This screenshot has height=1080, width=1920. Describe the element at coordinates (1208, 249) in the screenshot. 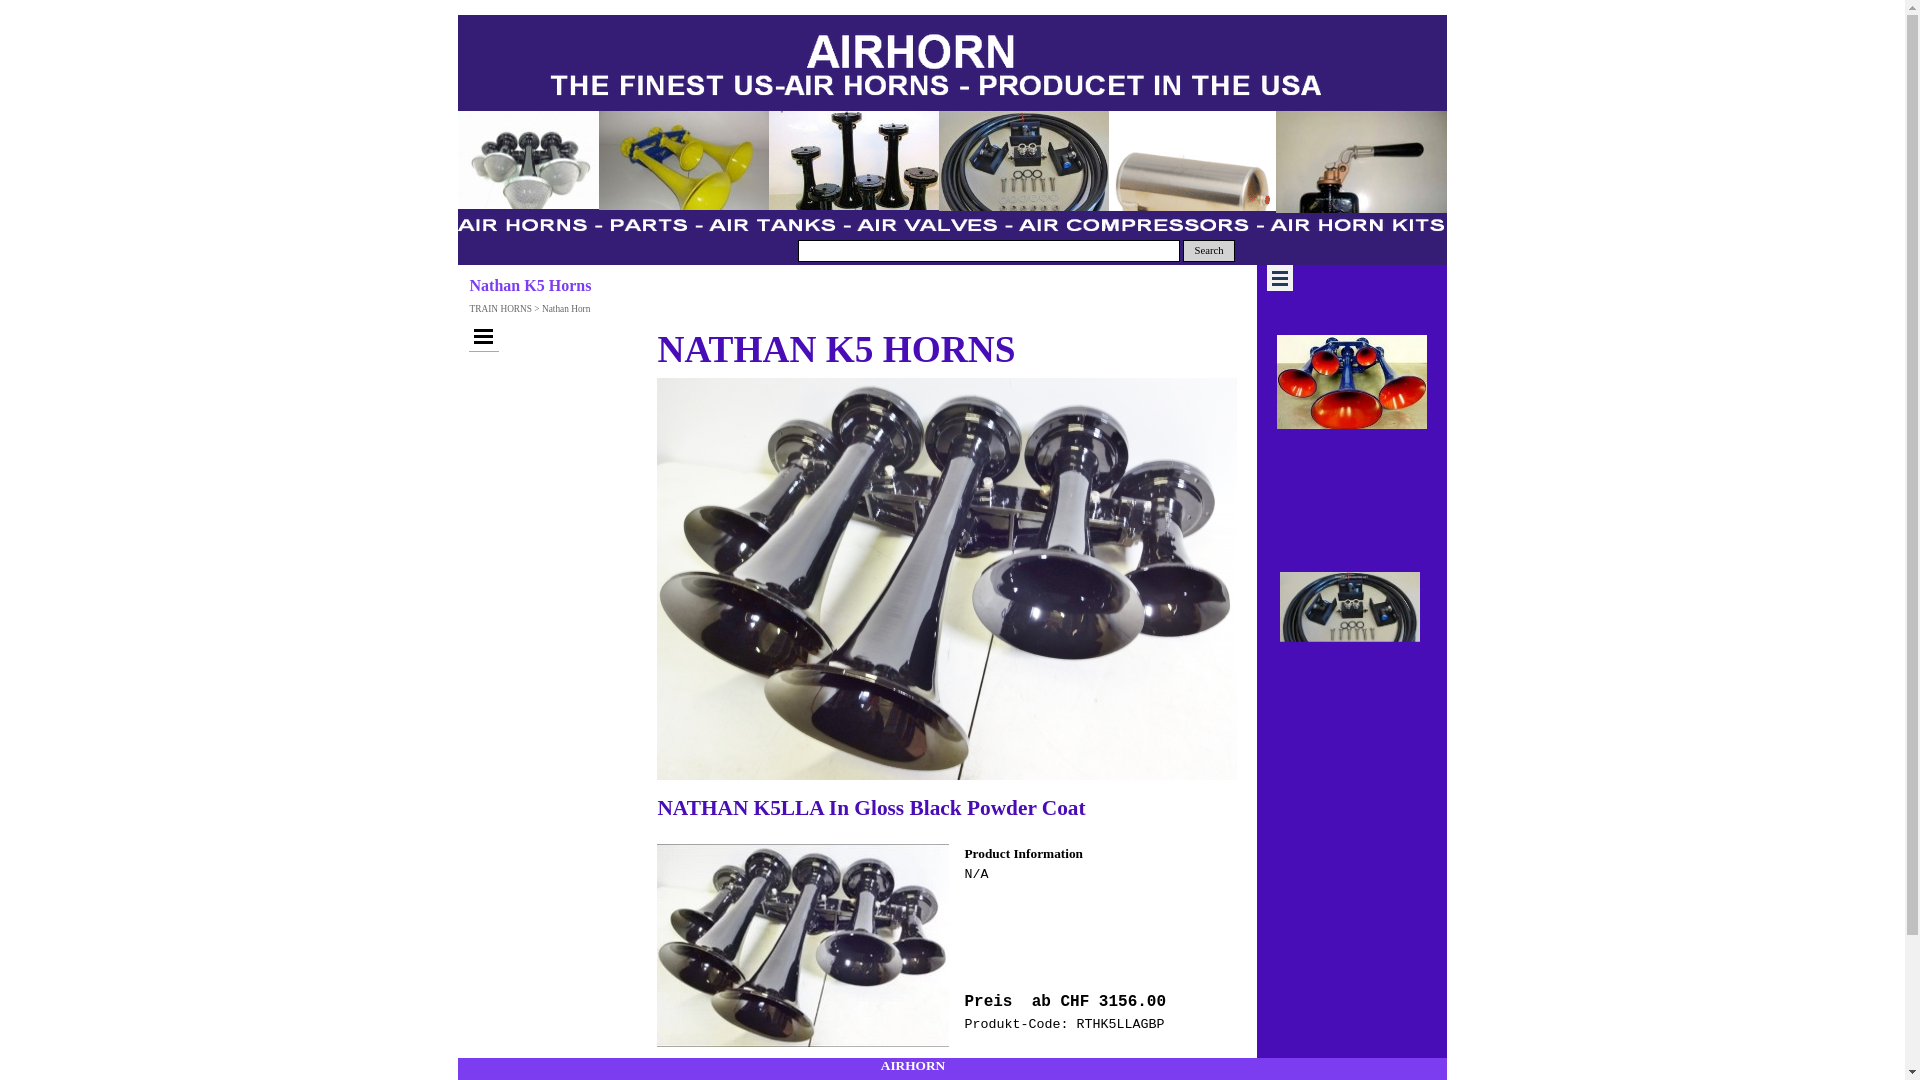

I see `'Search'` at that location.